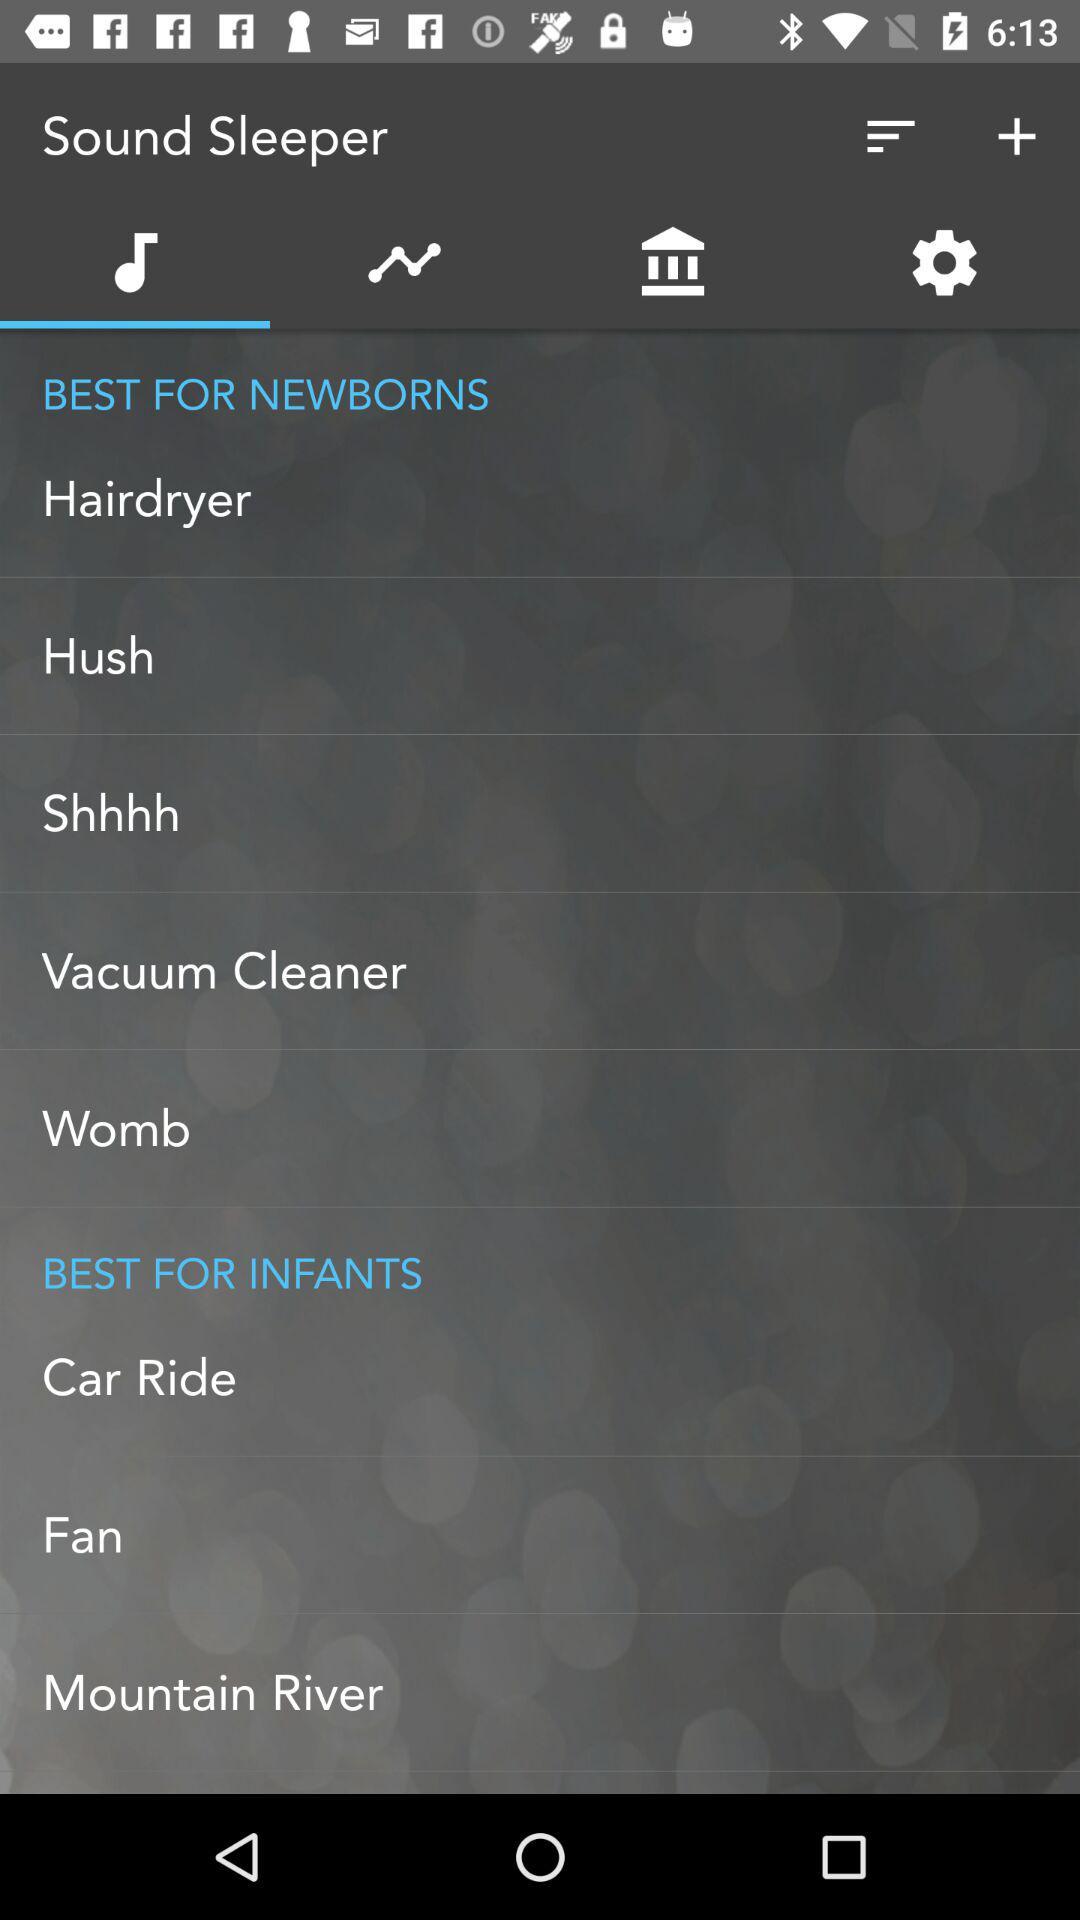 The width and height of the screenshot is (1080, 1920). I want to click on hush icon, so click(560, 656).